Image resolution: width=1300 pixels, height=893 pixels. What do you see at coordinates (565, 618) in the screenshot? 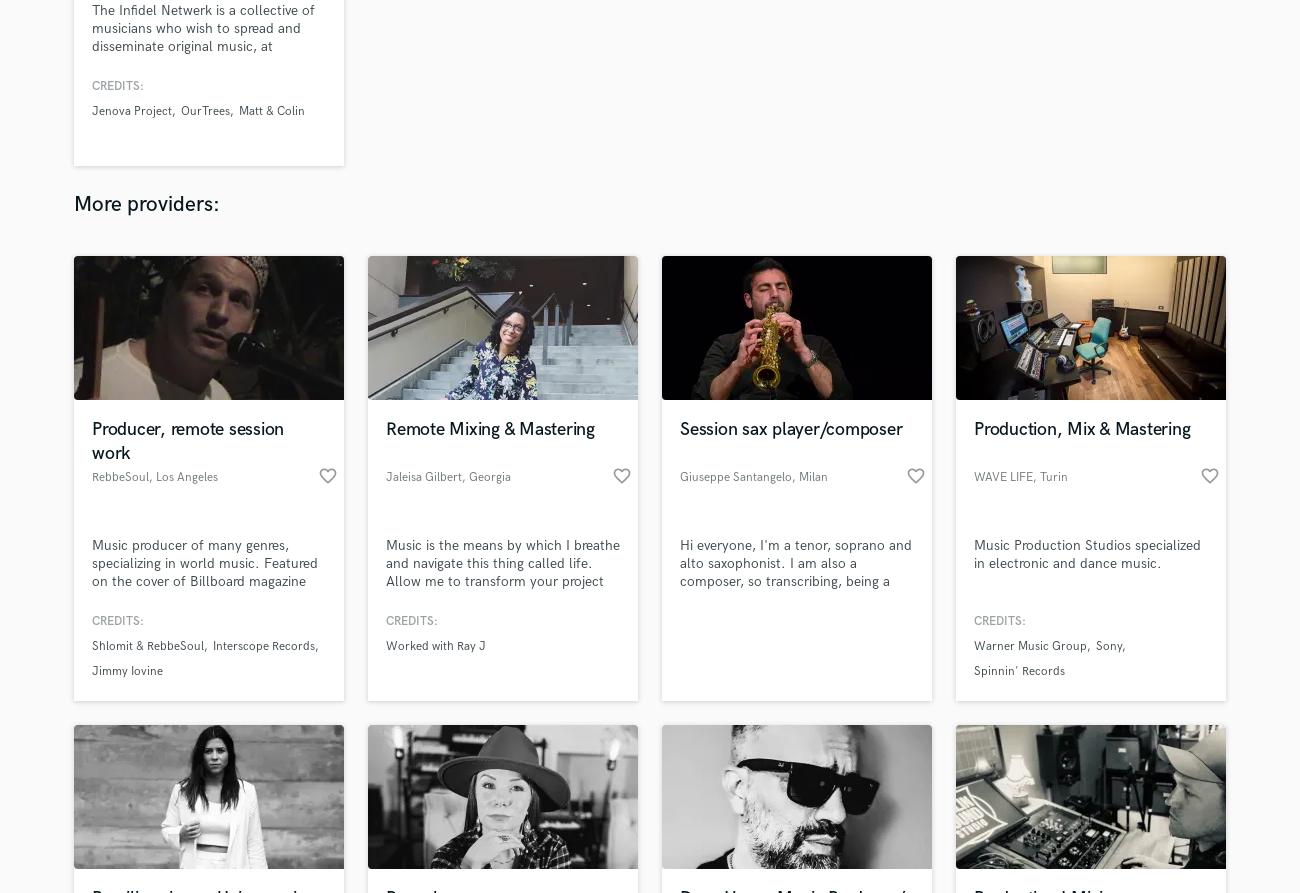
I see `'Programmed Drums'` at bounding box center [565, 618].